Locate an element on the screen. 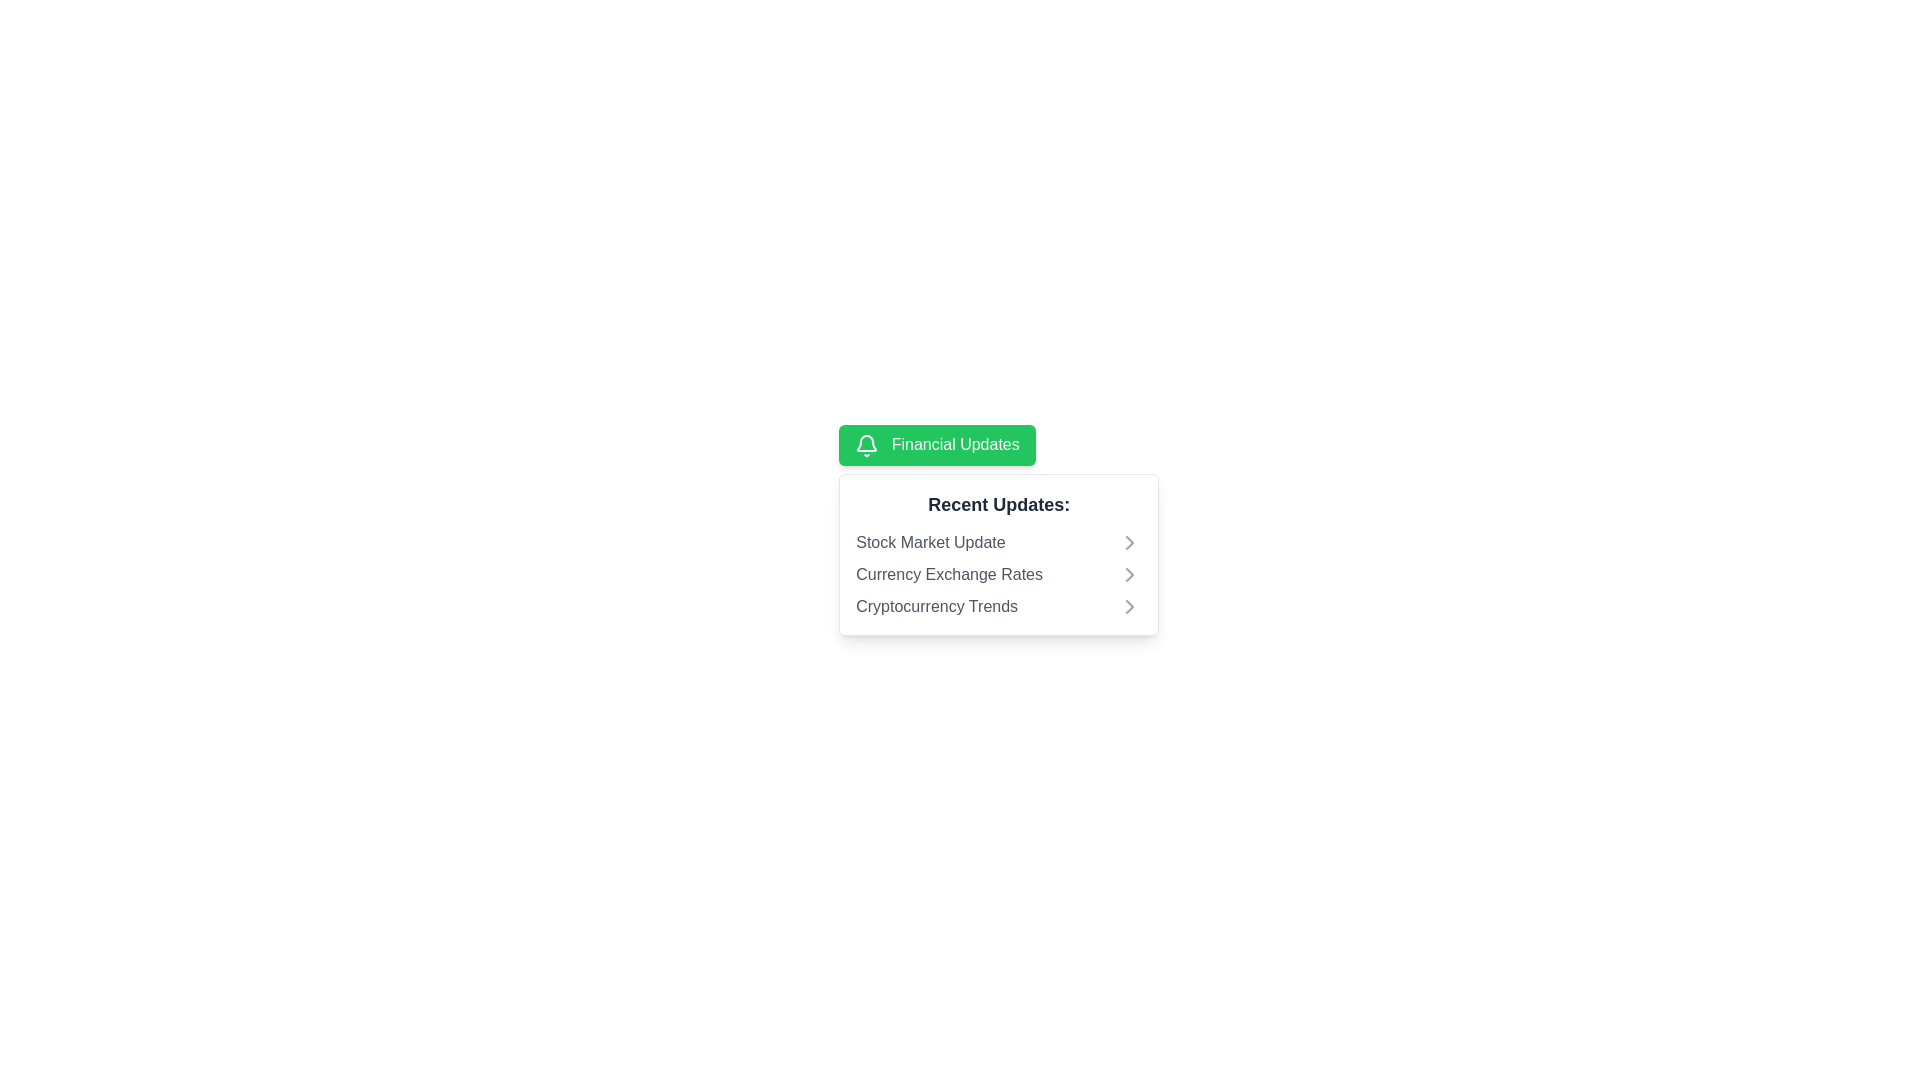 This screenshot has height=1080, width=1920. the navigation icon positioned to the far right of the 'Cryptocurrency Trends' text in the 'Recent Updates' section is located at coordinates (1130, 605).